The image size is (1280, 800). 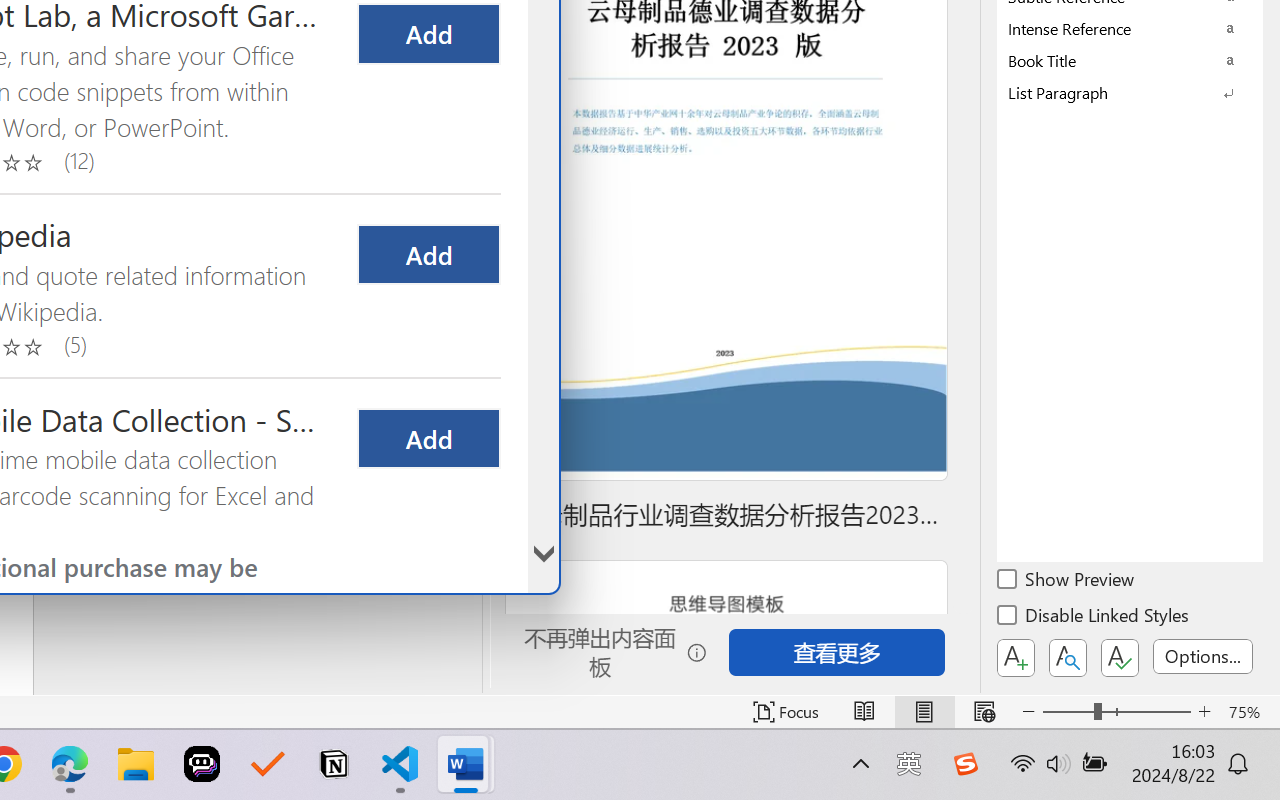 I want to click on 'List Paragraph', so click(x=1130, y=92).